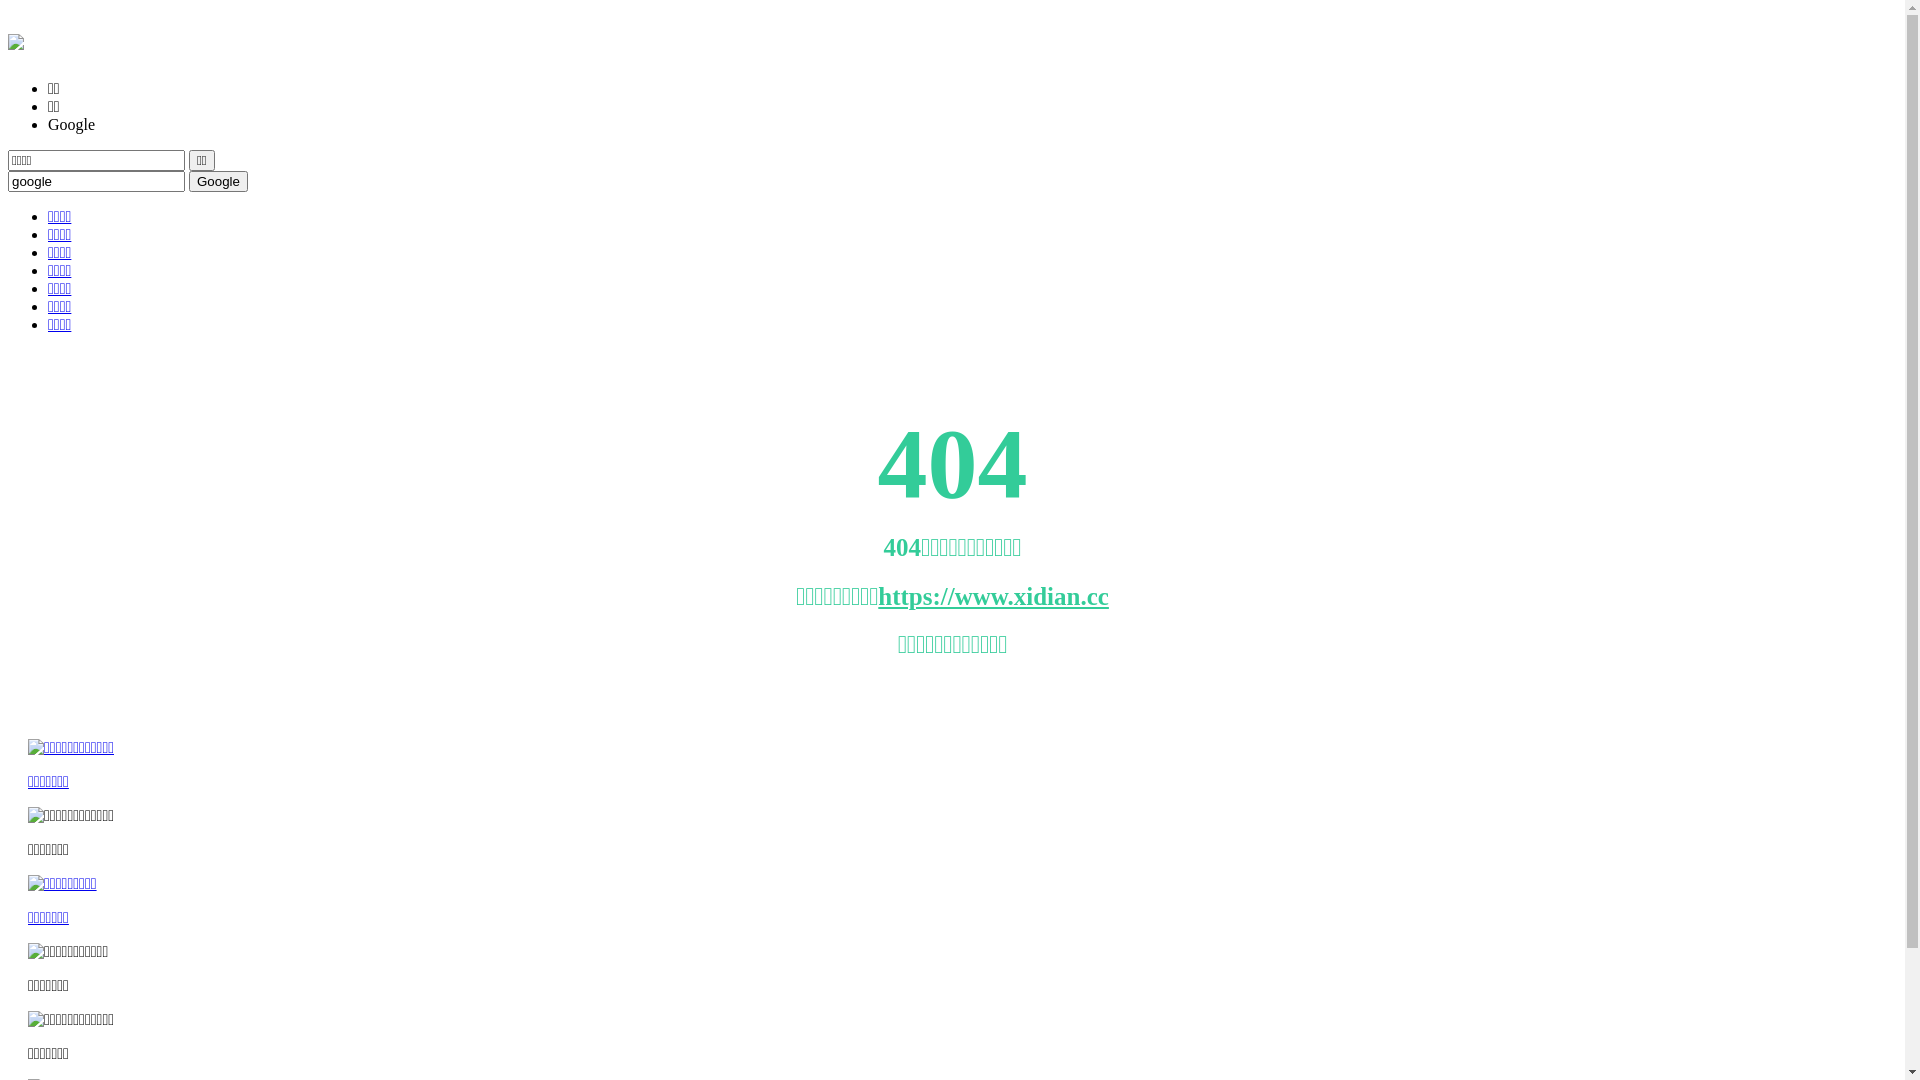  Describe the element at coordinates (993, 595) in the screenshot. I see `'https://www.xidian.cc'` at that location.